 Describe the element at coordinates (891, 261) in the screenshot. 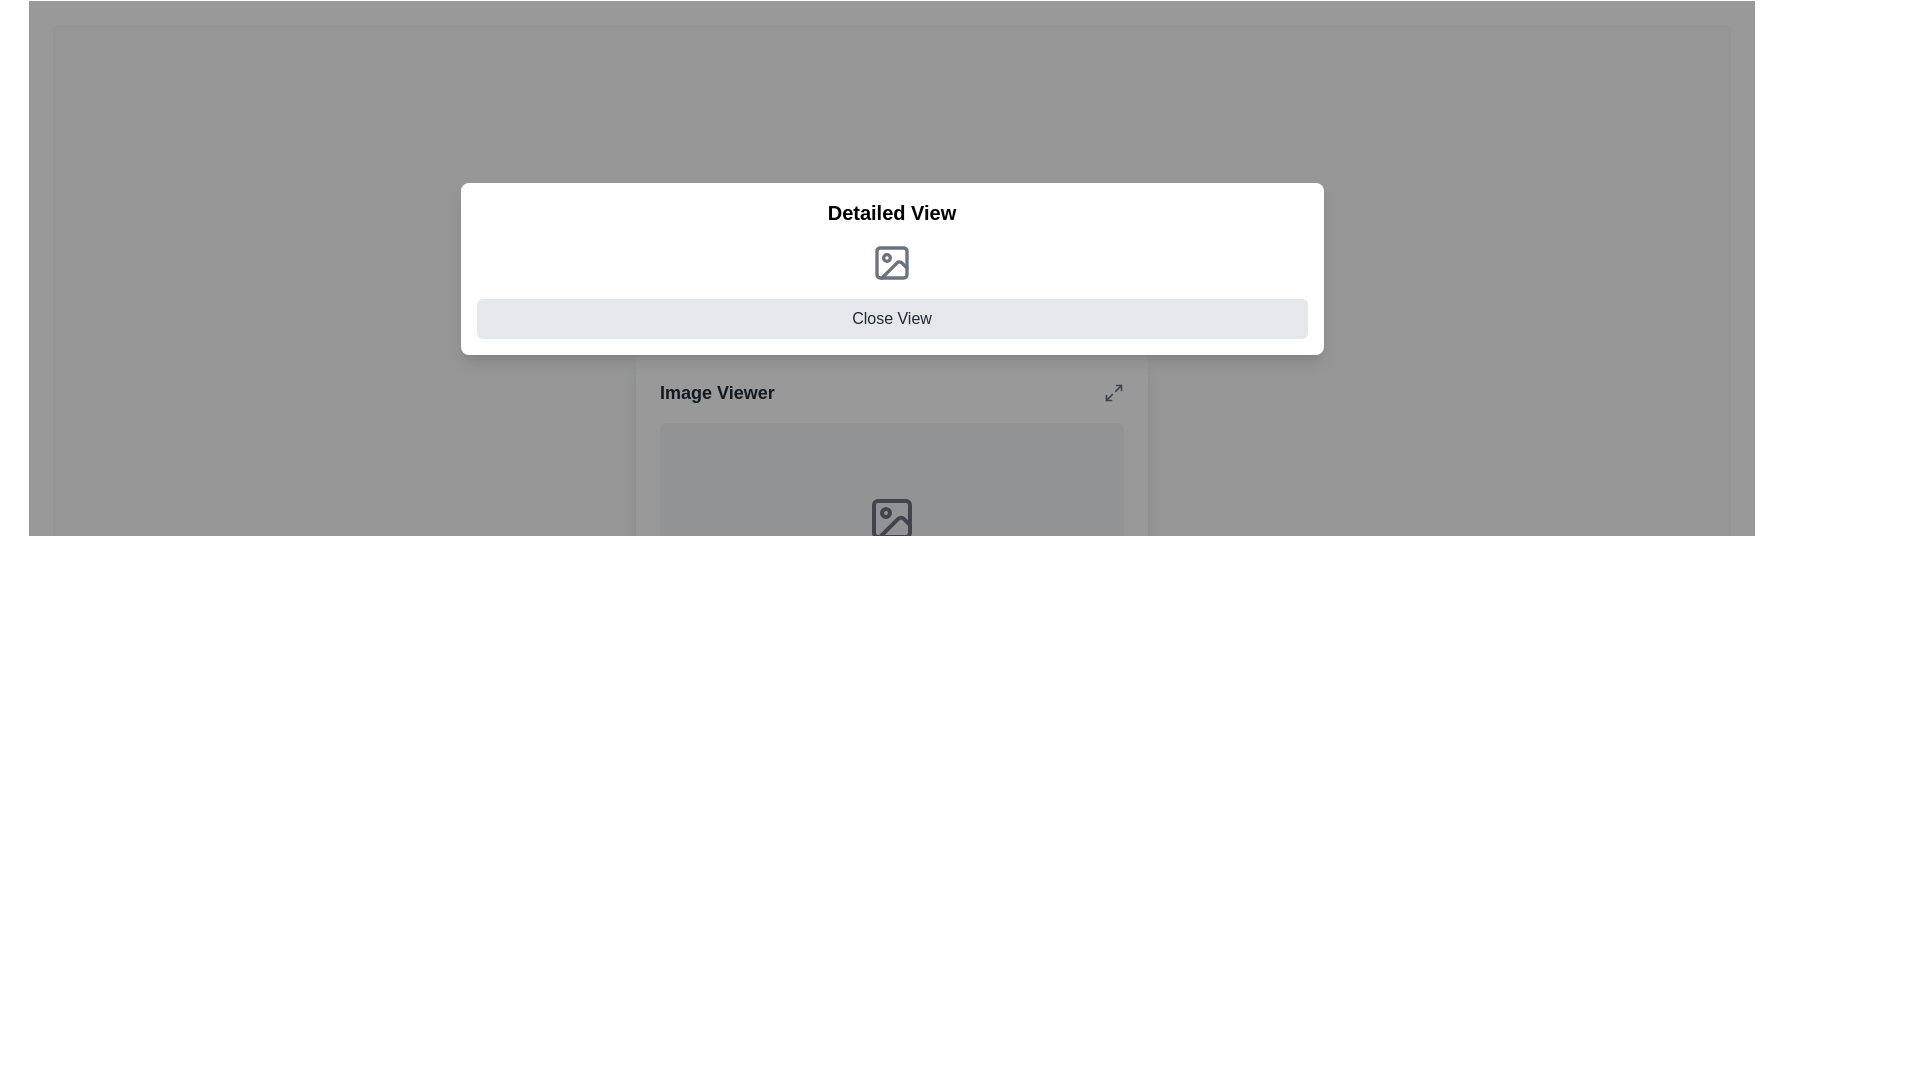

I see `the graphical icon of an image with a gray outline located in the 'Detailed View' modal, positioned above the 'Close View' element` at that location.